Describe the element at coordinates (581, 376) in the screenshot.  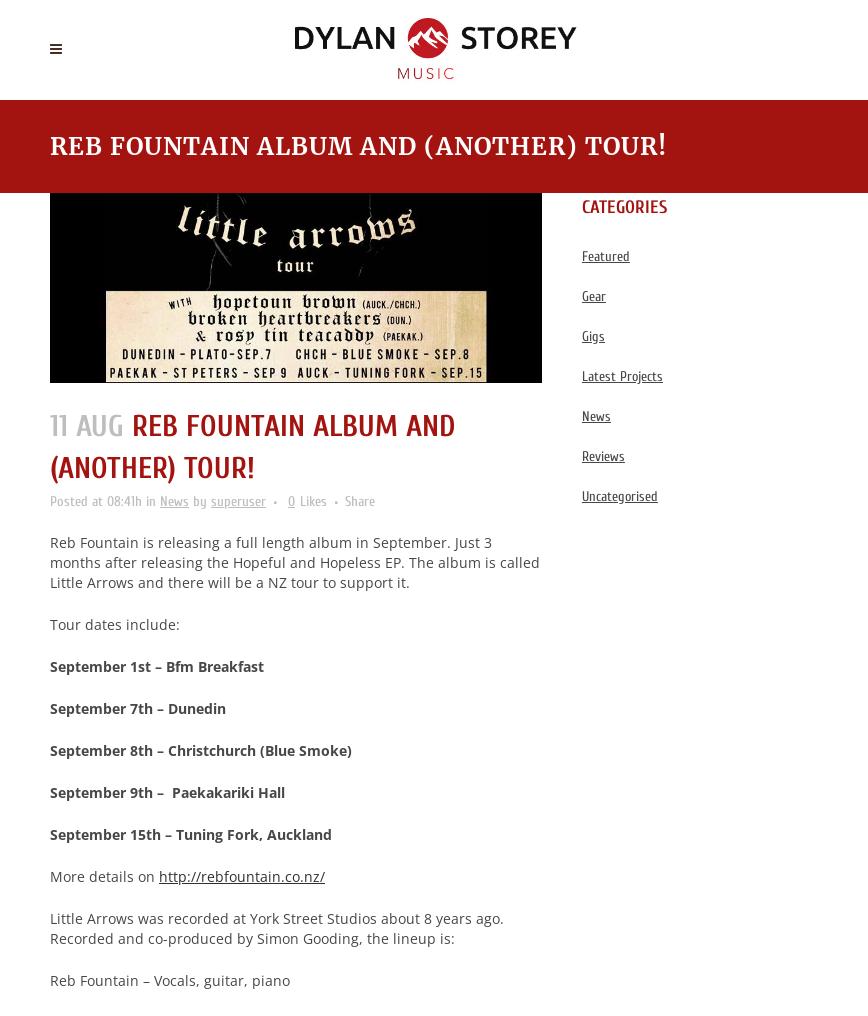
I see `'Latest Projects'` at that location.